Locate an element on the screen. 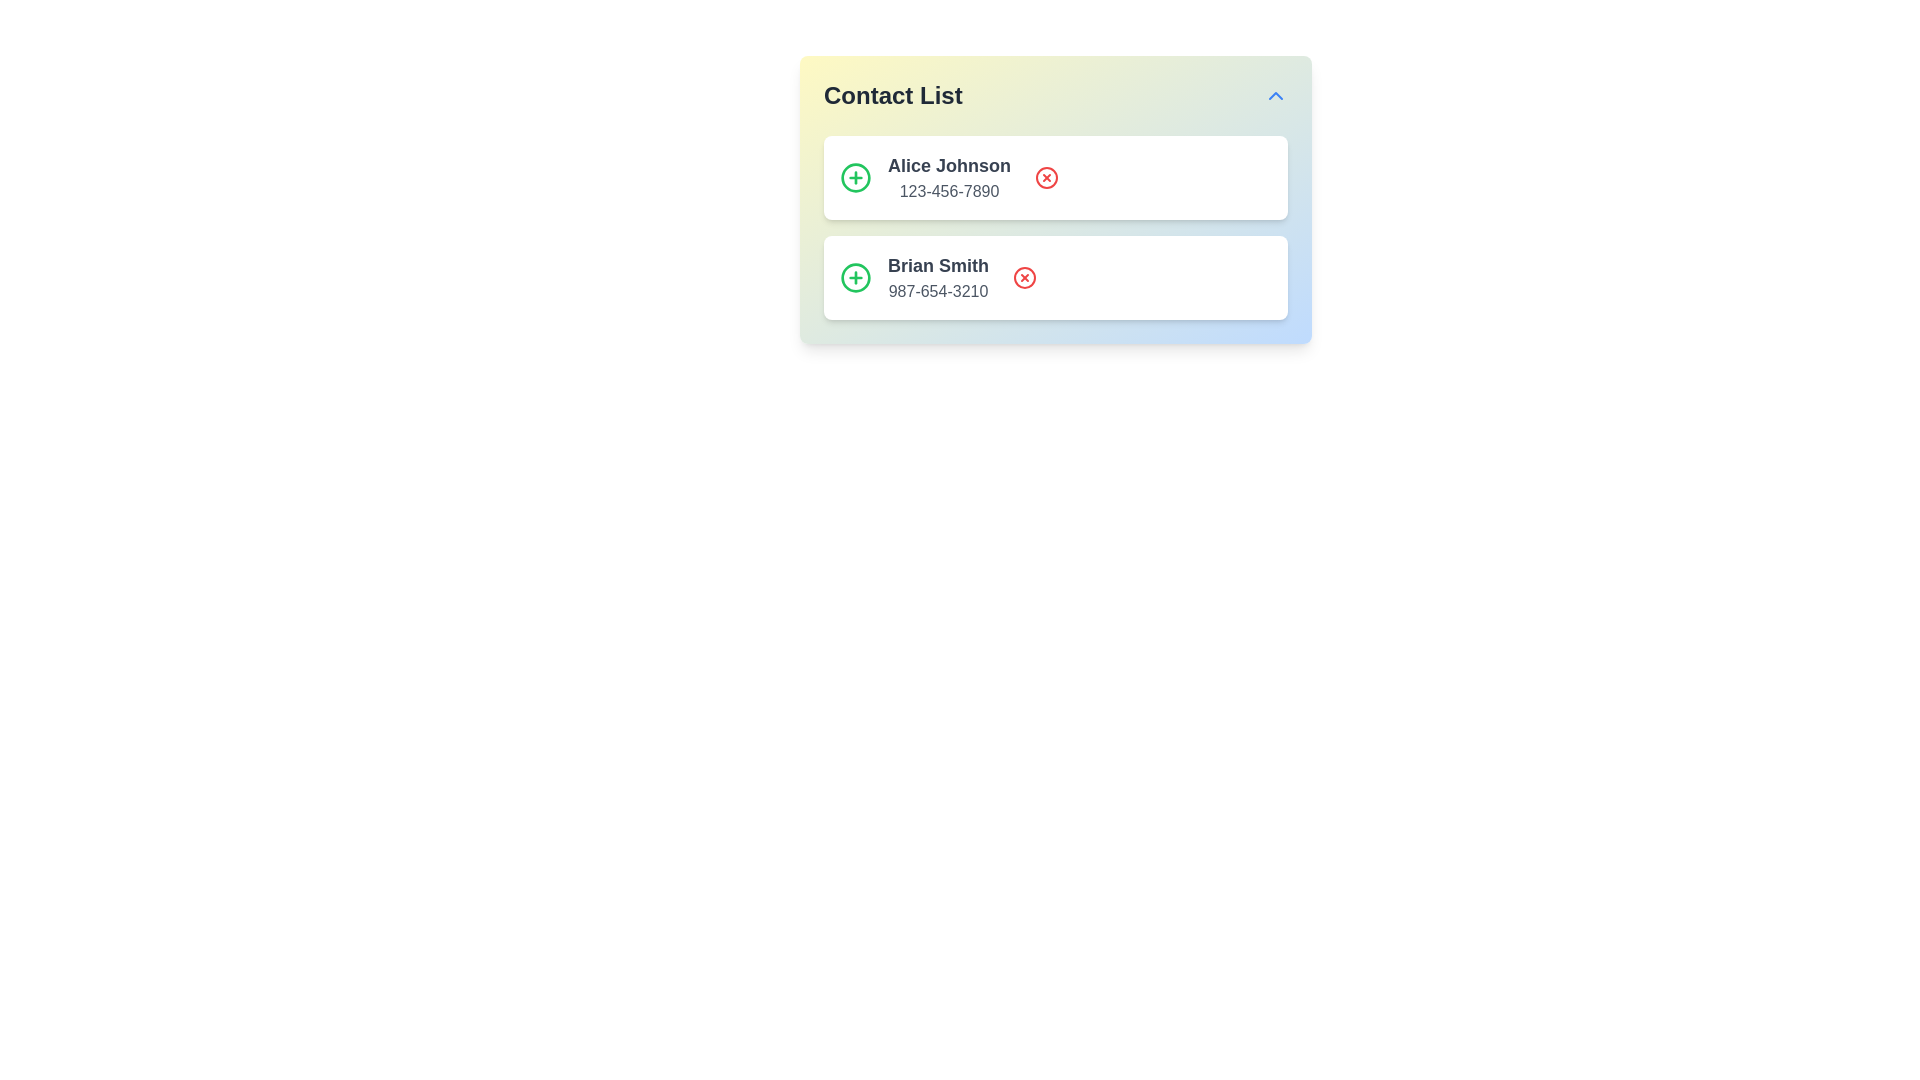 This screenshot has height=1080, width=1920. the red circular icon with a cross ('x') symbol inside, located to the right of 'Alice Johnson' and '123-456-7890' is located at coordinates (1045, 176).